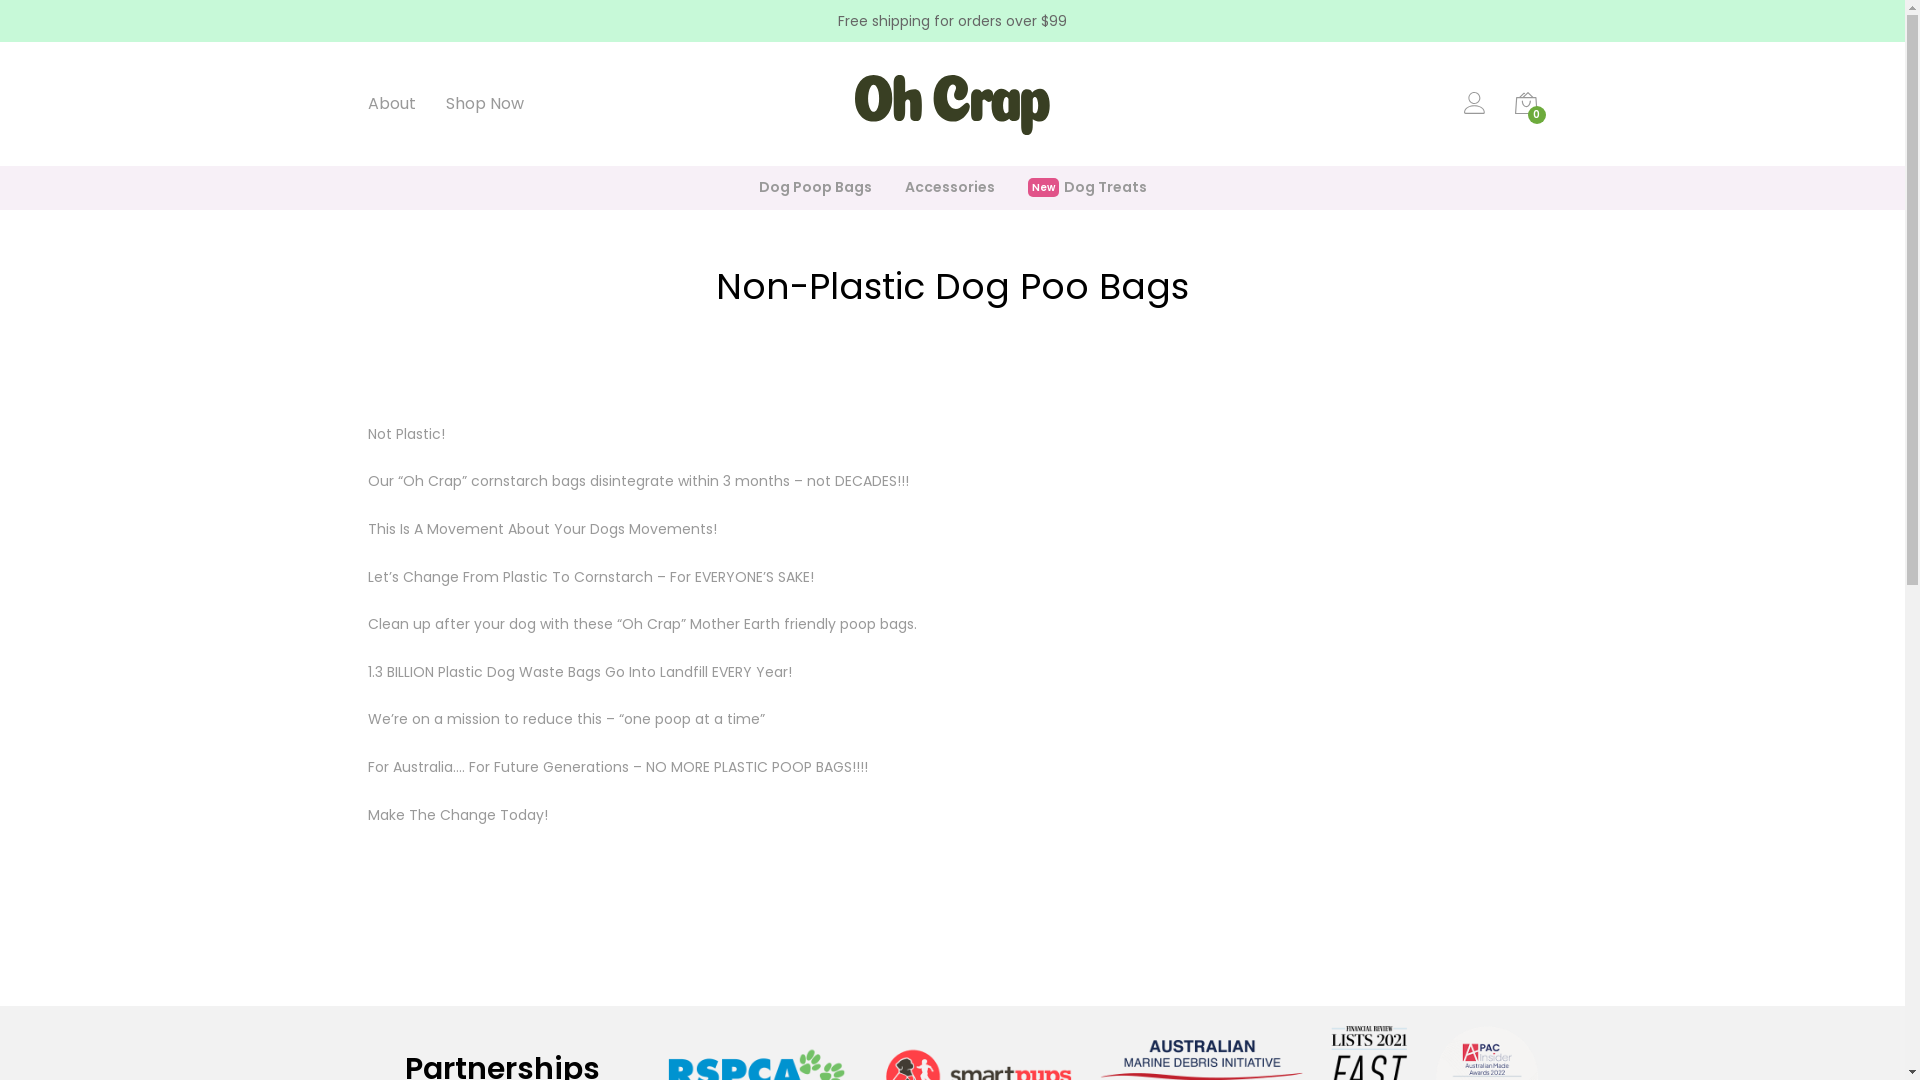 The height and width of the screenshot is (1080, 1920). What do you see at coordinates (484, 104) in the screenshot?
I see `'Shop Now'` at bounding box center [484, 104].